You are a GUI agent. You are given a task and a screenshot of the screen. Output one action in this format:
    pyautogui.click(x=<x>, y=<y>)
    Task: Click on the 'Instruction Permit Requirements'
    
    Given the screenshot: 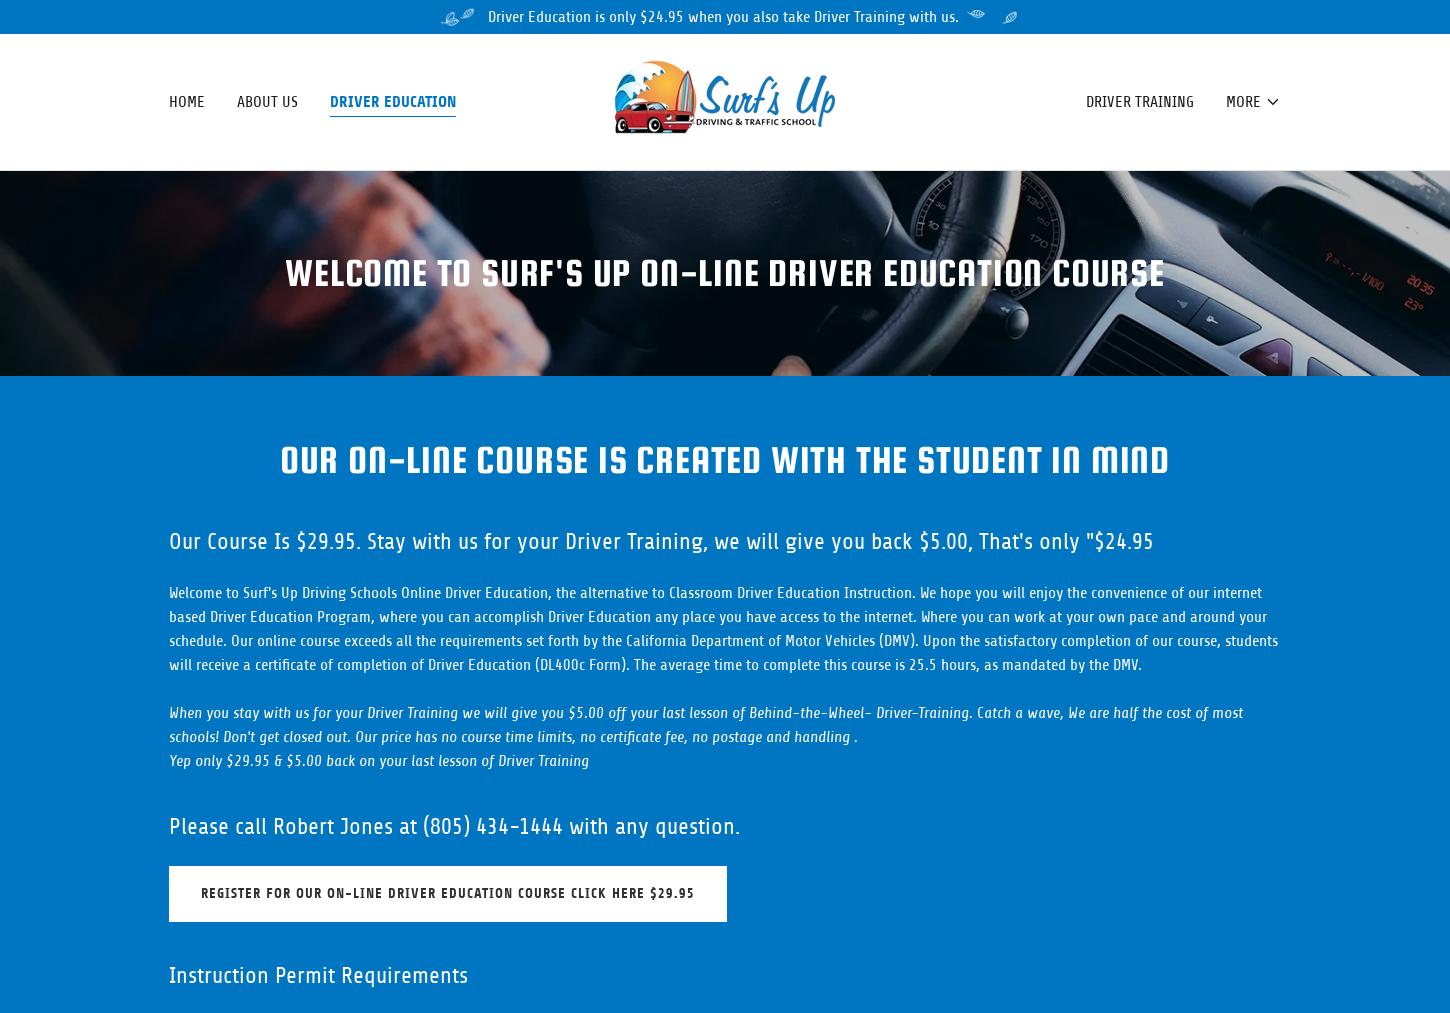 What is the action you would take?
    pyautogui.click(x=318, y=974)
    